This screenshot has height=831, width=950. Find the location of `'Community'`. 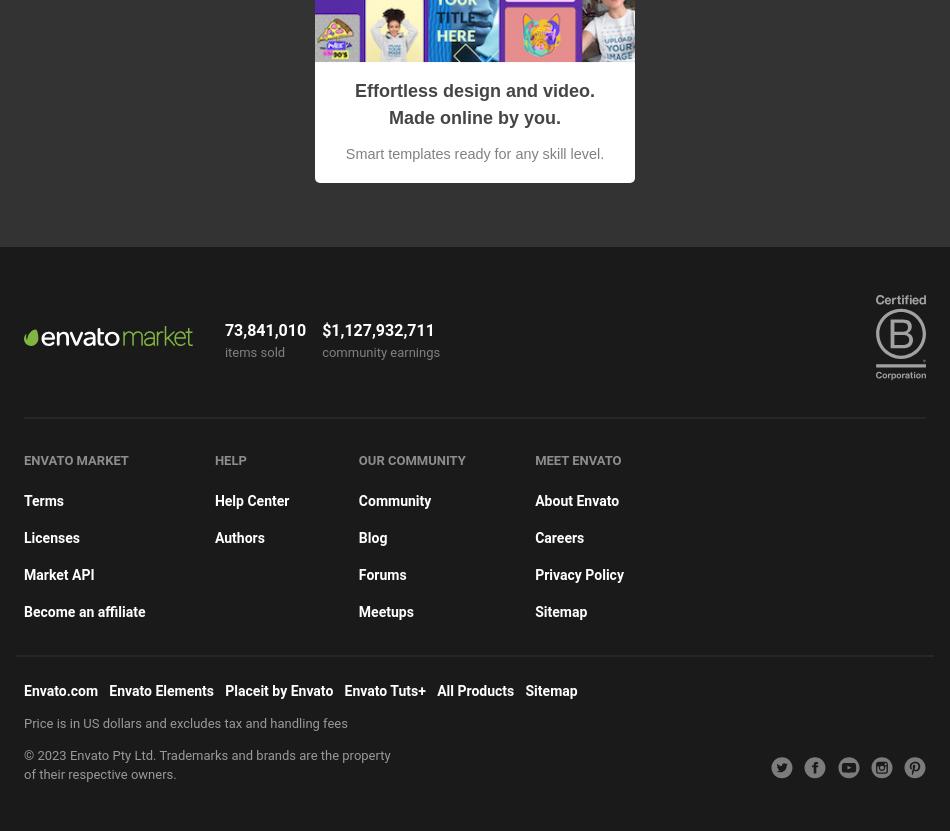

'Community' is located at coordinates (393, 501).